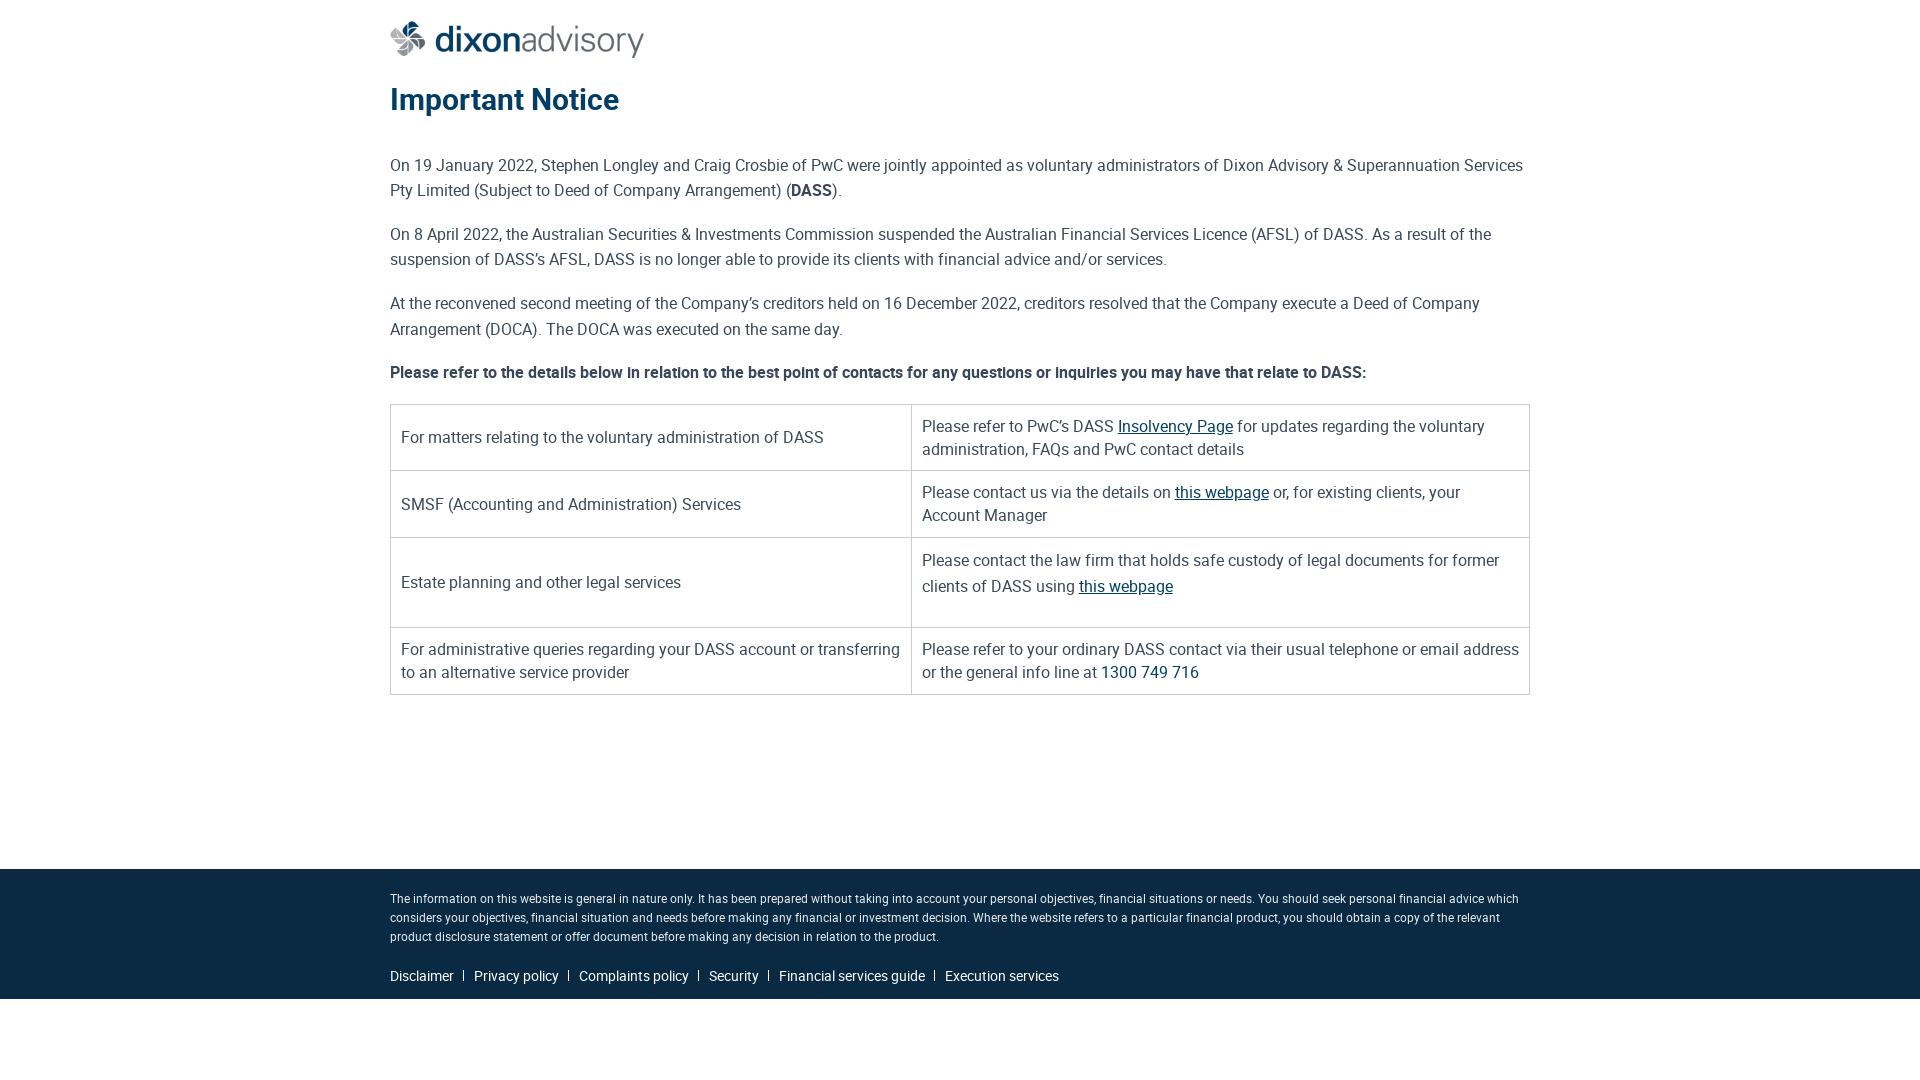  What do you see at coordinates (851, 974) in the screenshot?
I see `'Financial services guide'` at bounding box center [851, 974].